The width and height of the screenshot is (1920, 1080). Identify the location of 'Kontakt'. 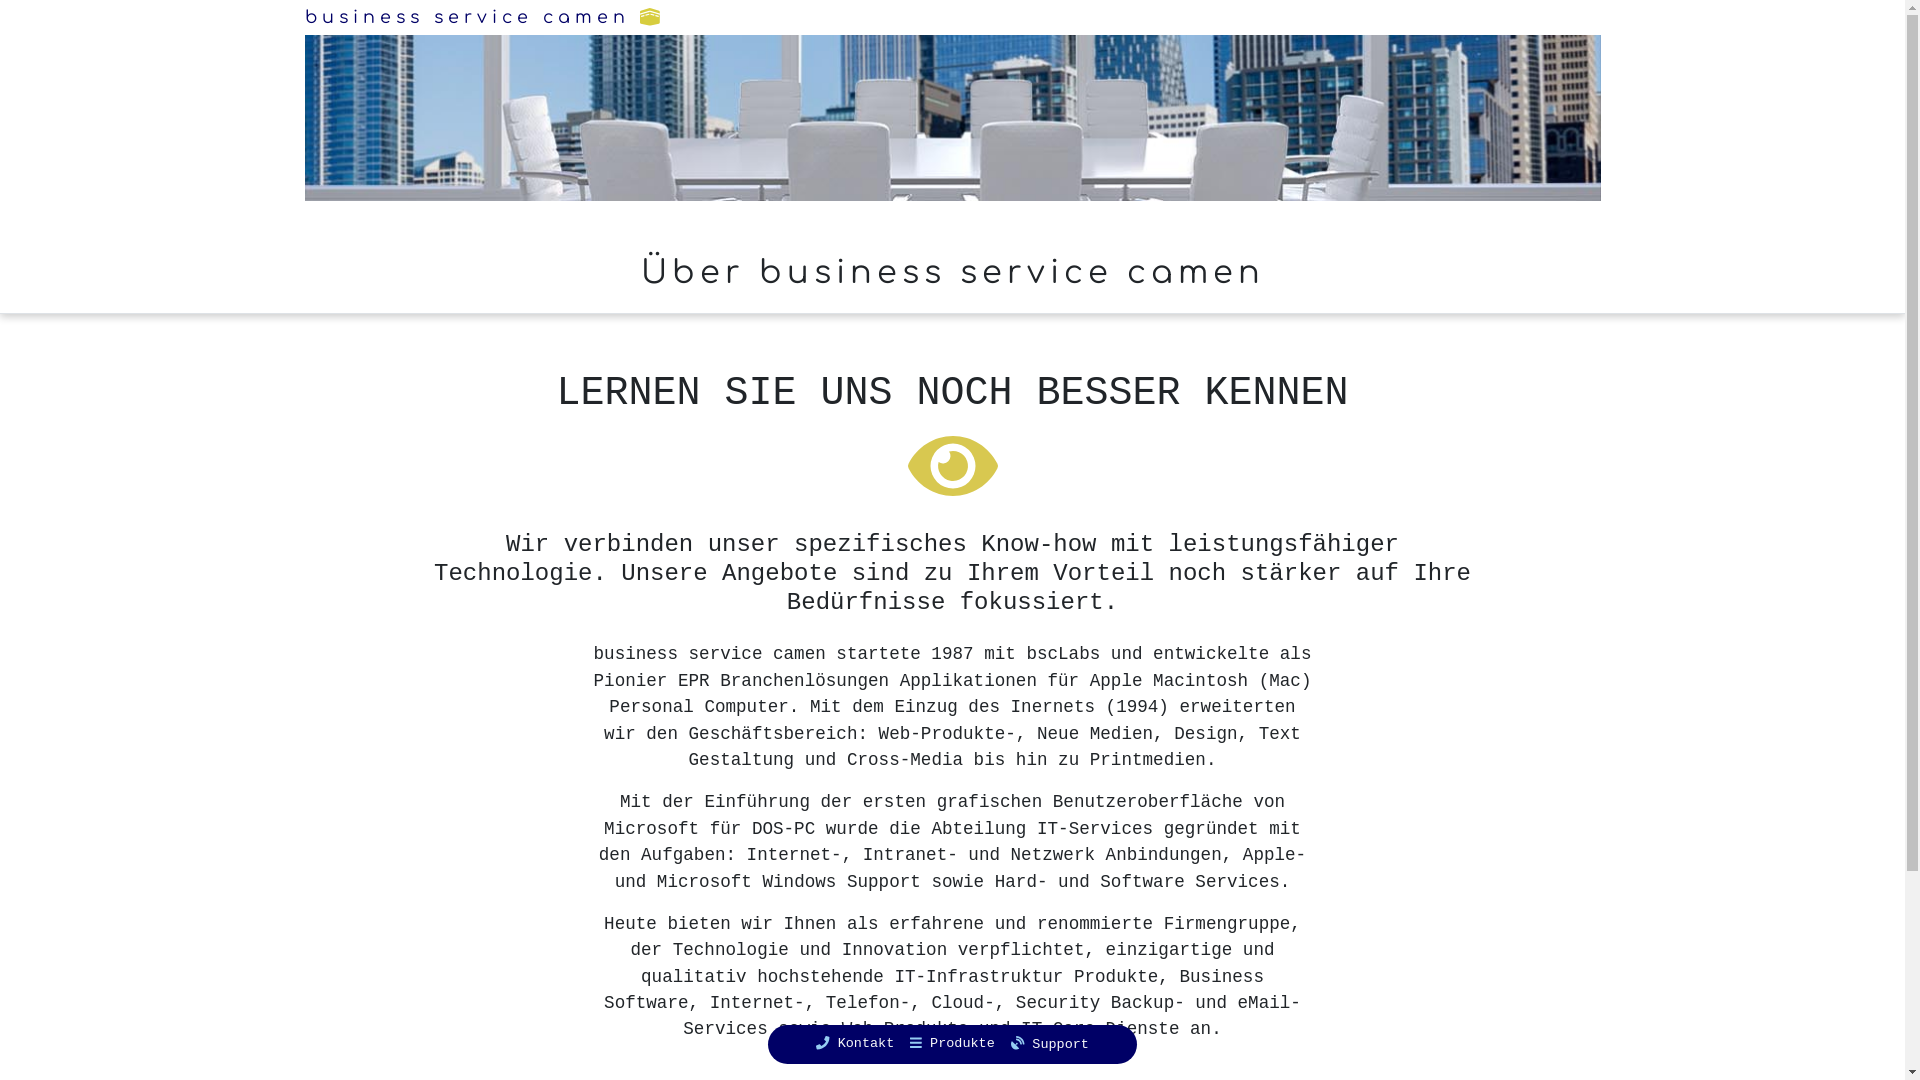
(854, 1043).